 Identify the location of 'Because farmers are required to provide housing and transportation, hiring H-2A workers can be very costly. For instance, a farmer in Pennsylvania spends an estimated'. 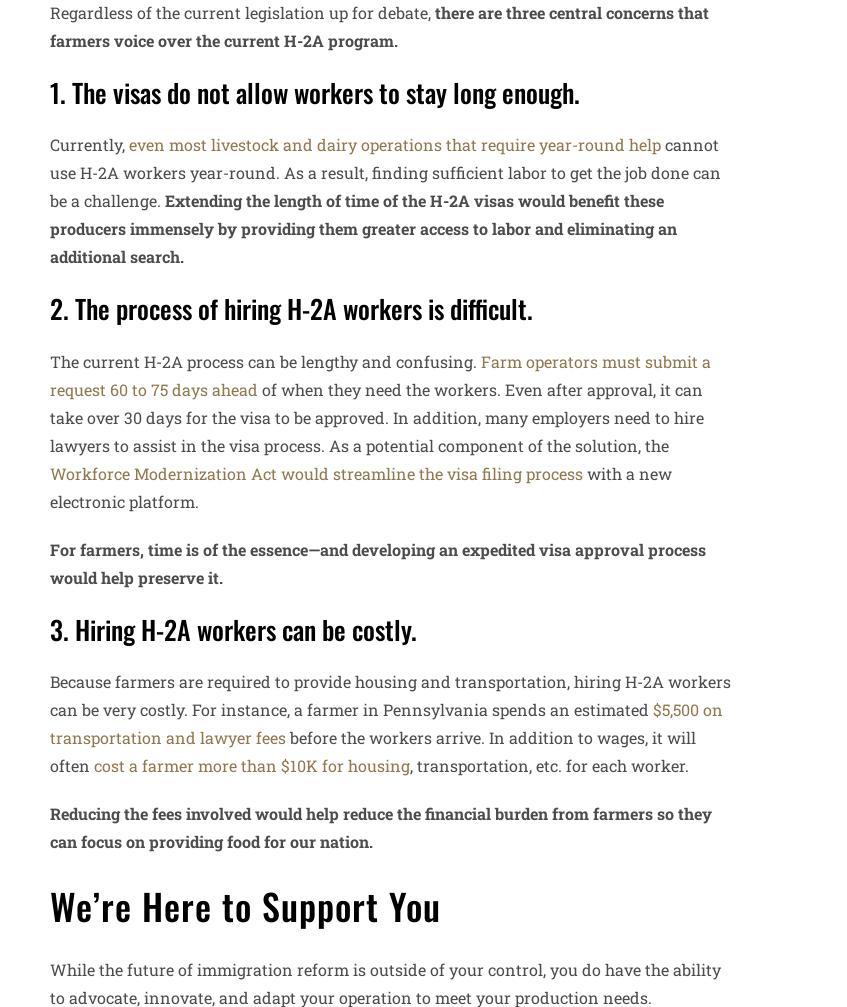
(389, 694).